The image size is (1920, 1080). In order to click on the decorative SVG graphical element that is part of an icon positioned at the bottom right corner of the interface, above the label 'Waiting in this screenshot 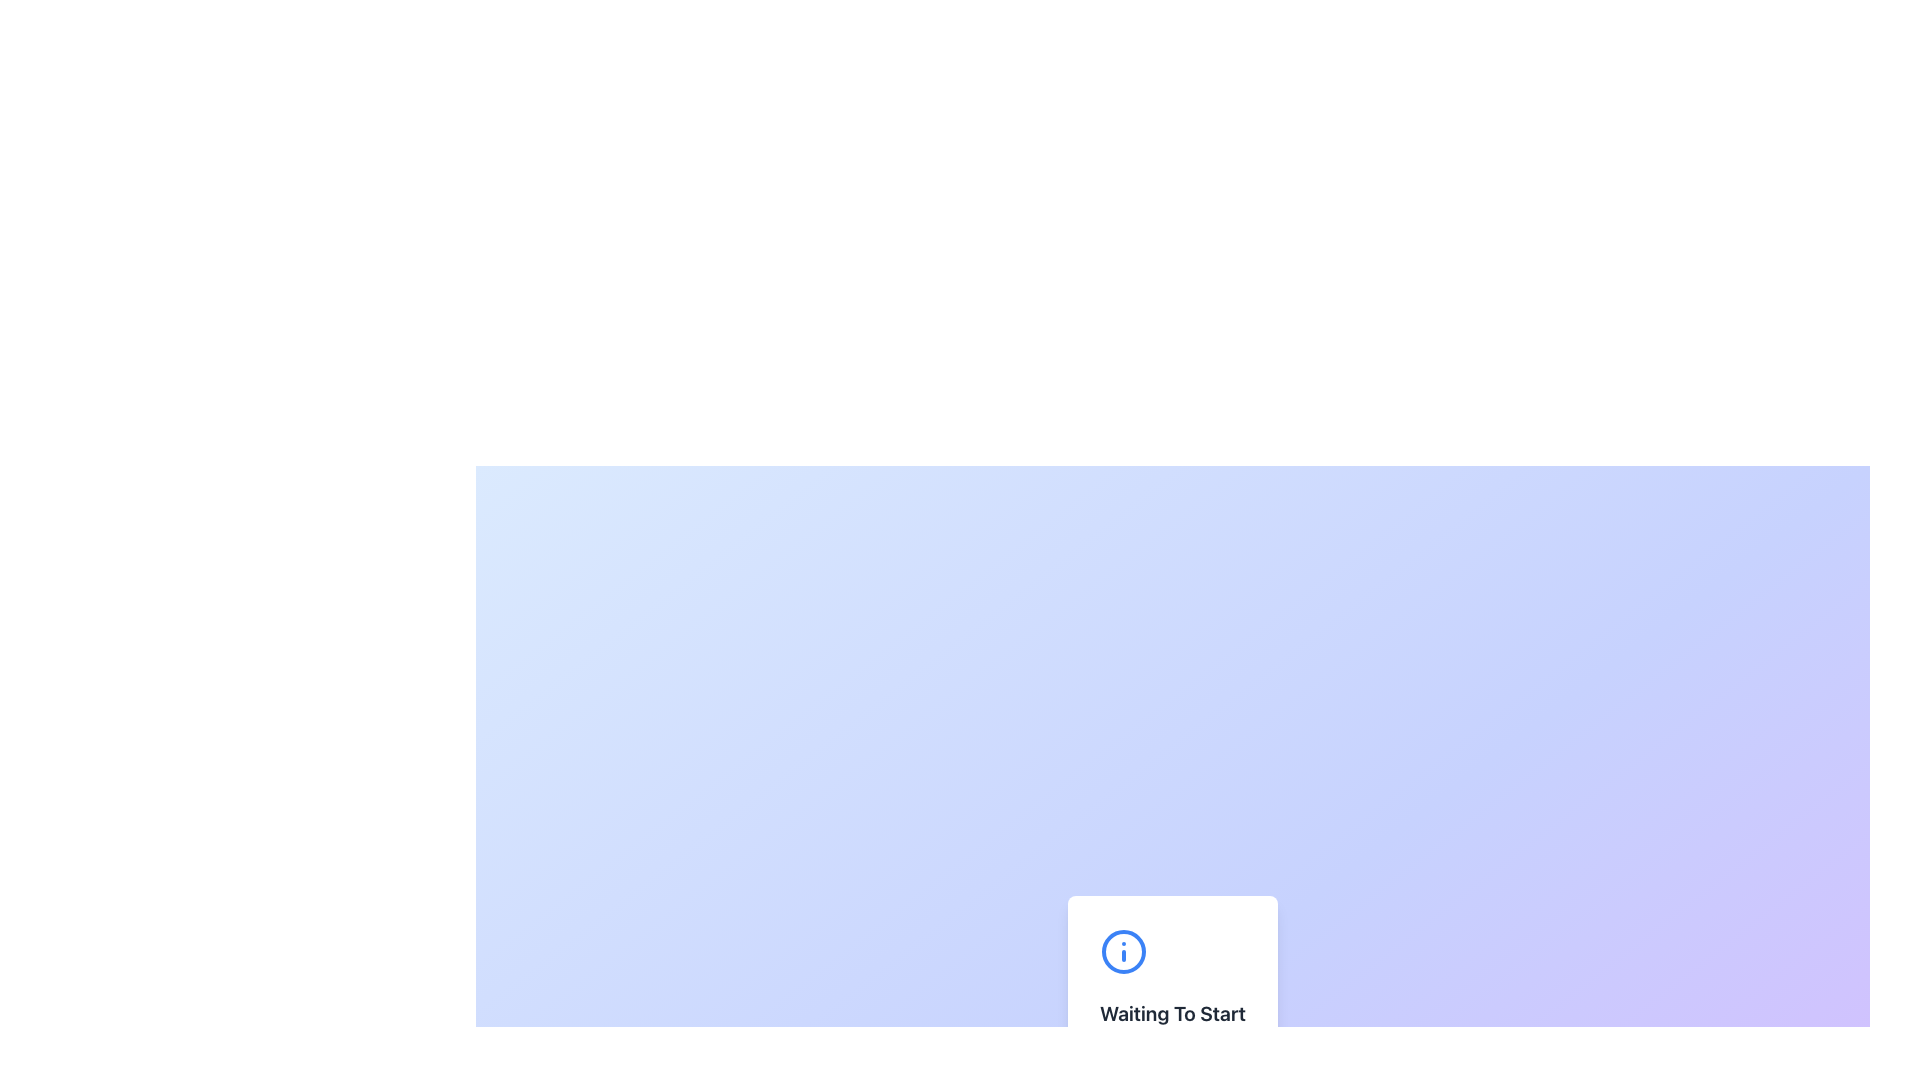, I will do `click(1123, 951)`.